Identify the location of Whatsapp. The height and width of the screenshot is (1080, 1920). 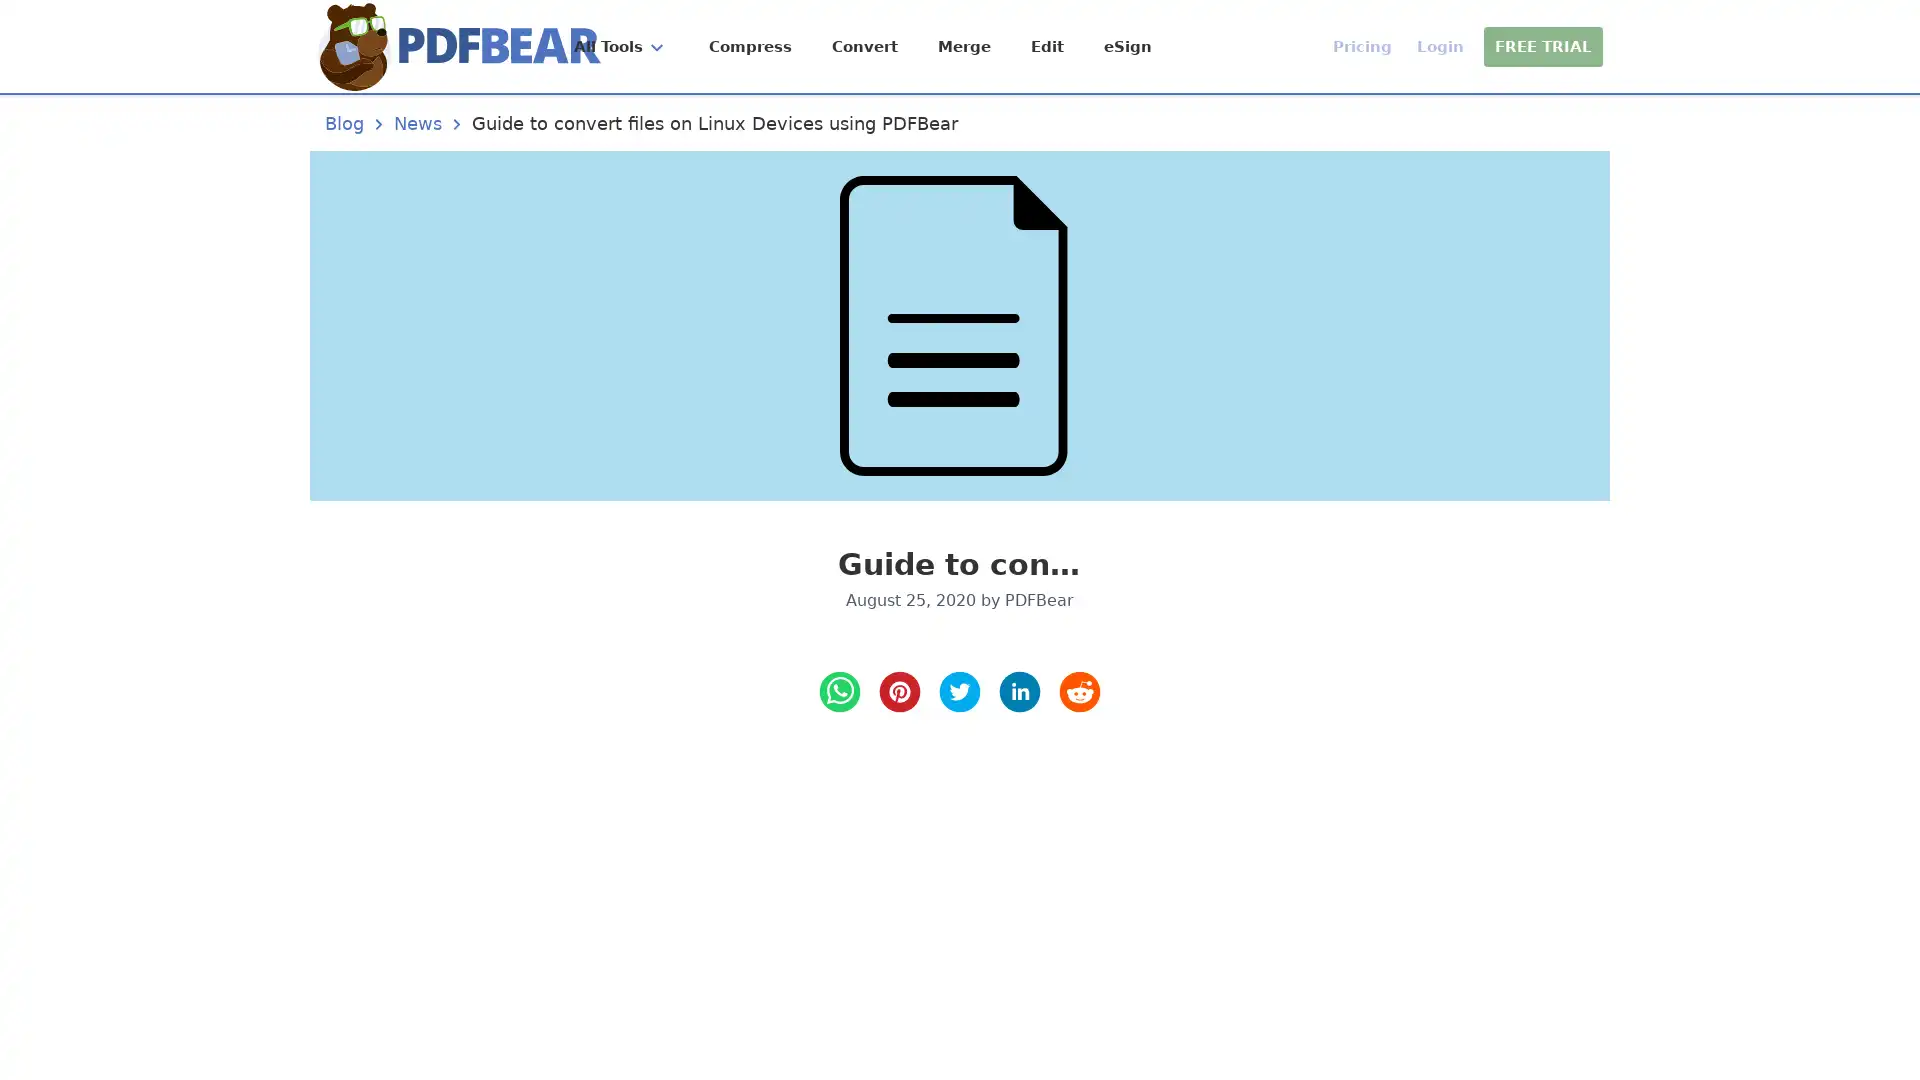
(840, 690).